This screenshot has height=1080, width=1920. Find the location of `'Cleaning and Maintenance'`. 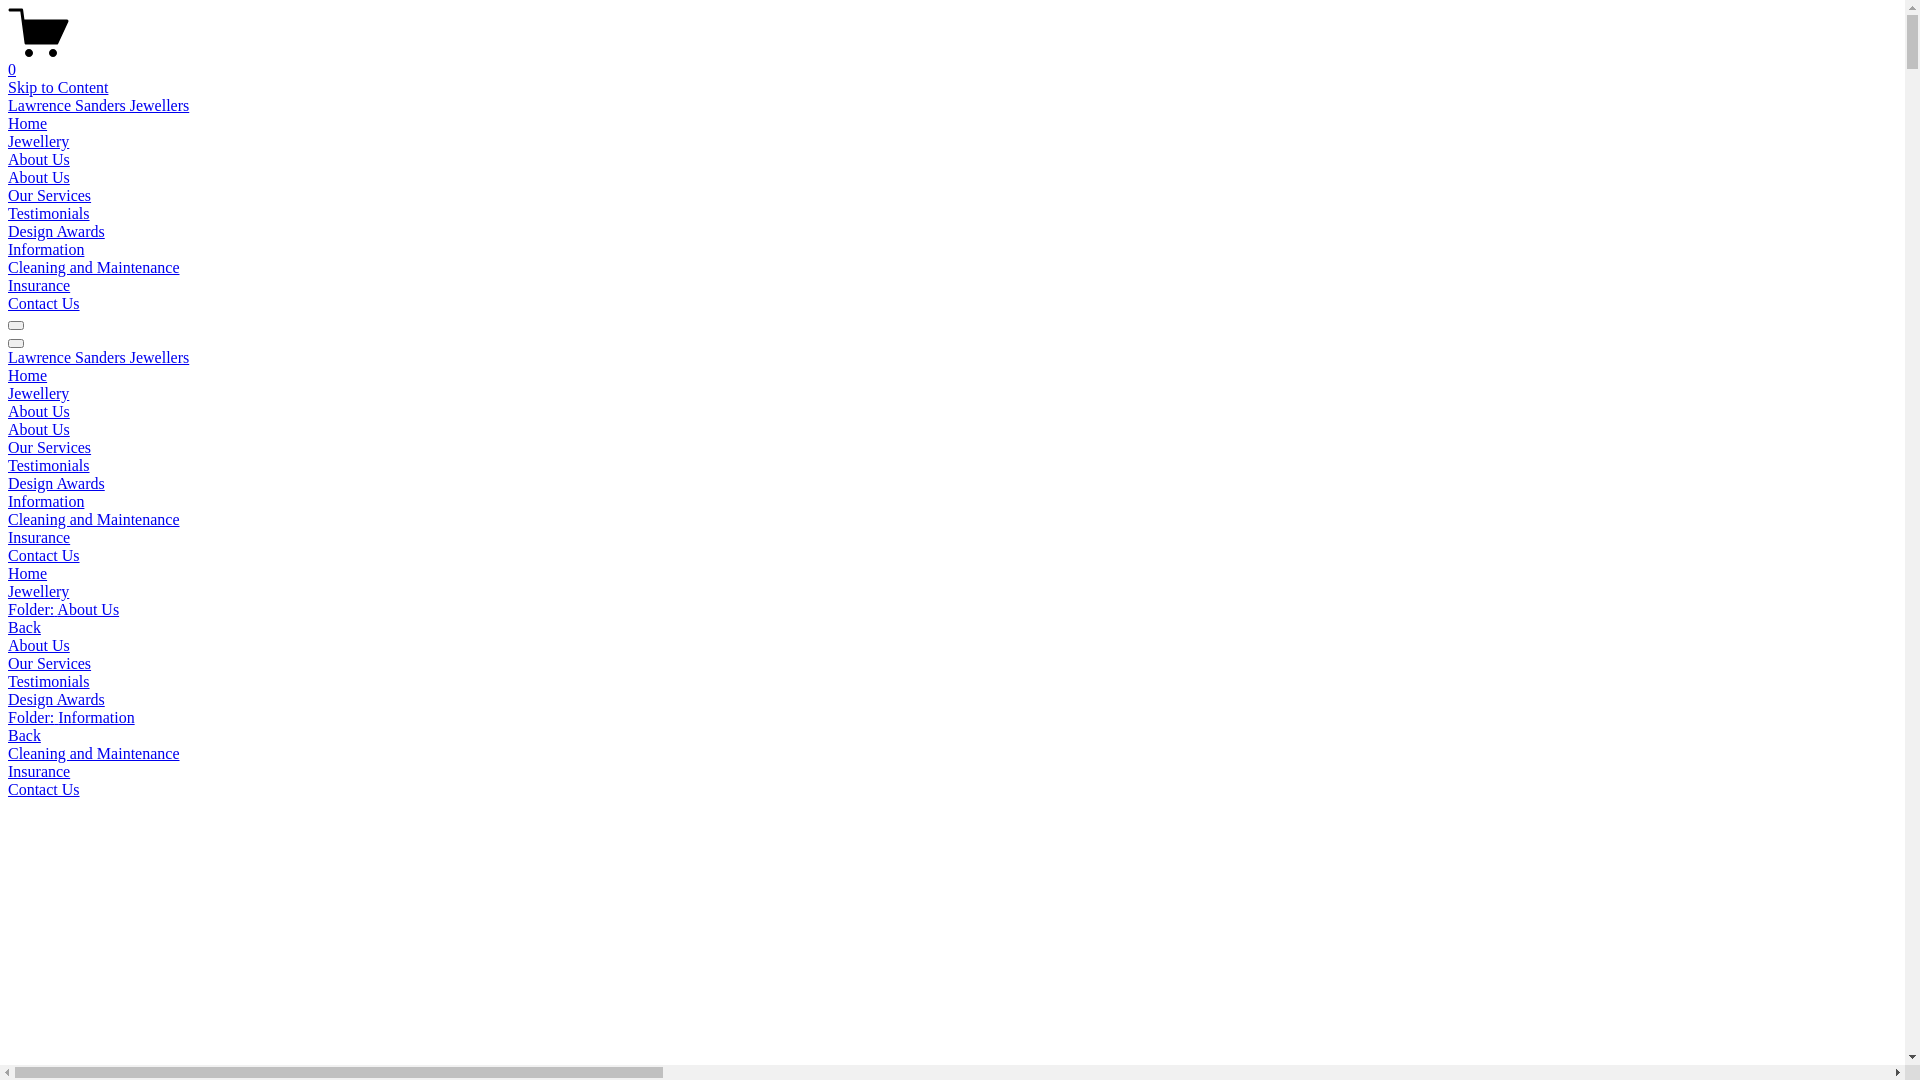

'Cleaning and Maintenance' is located at coordinates (951, 753).